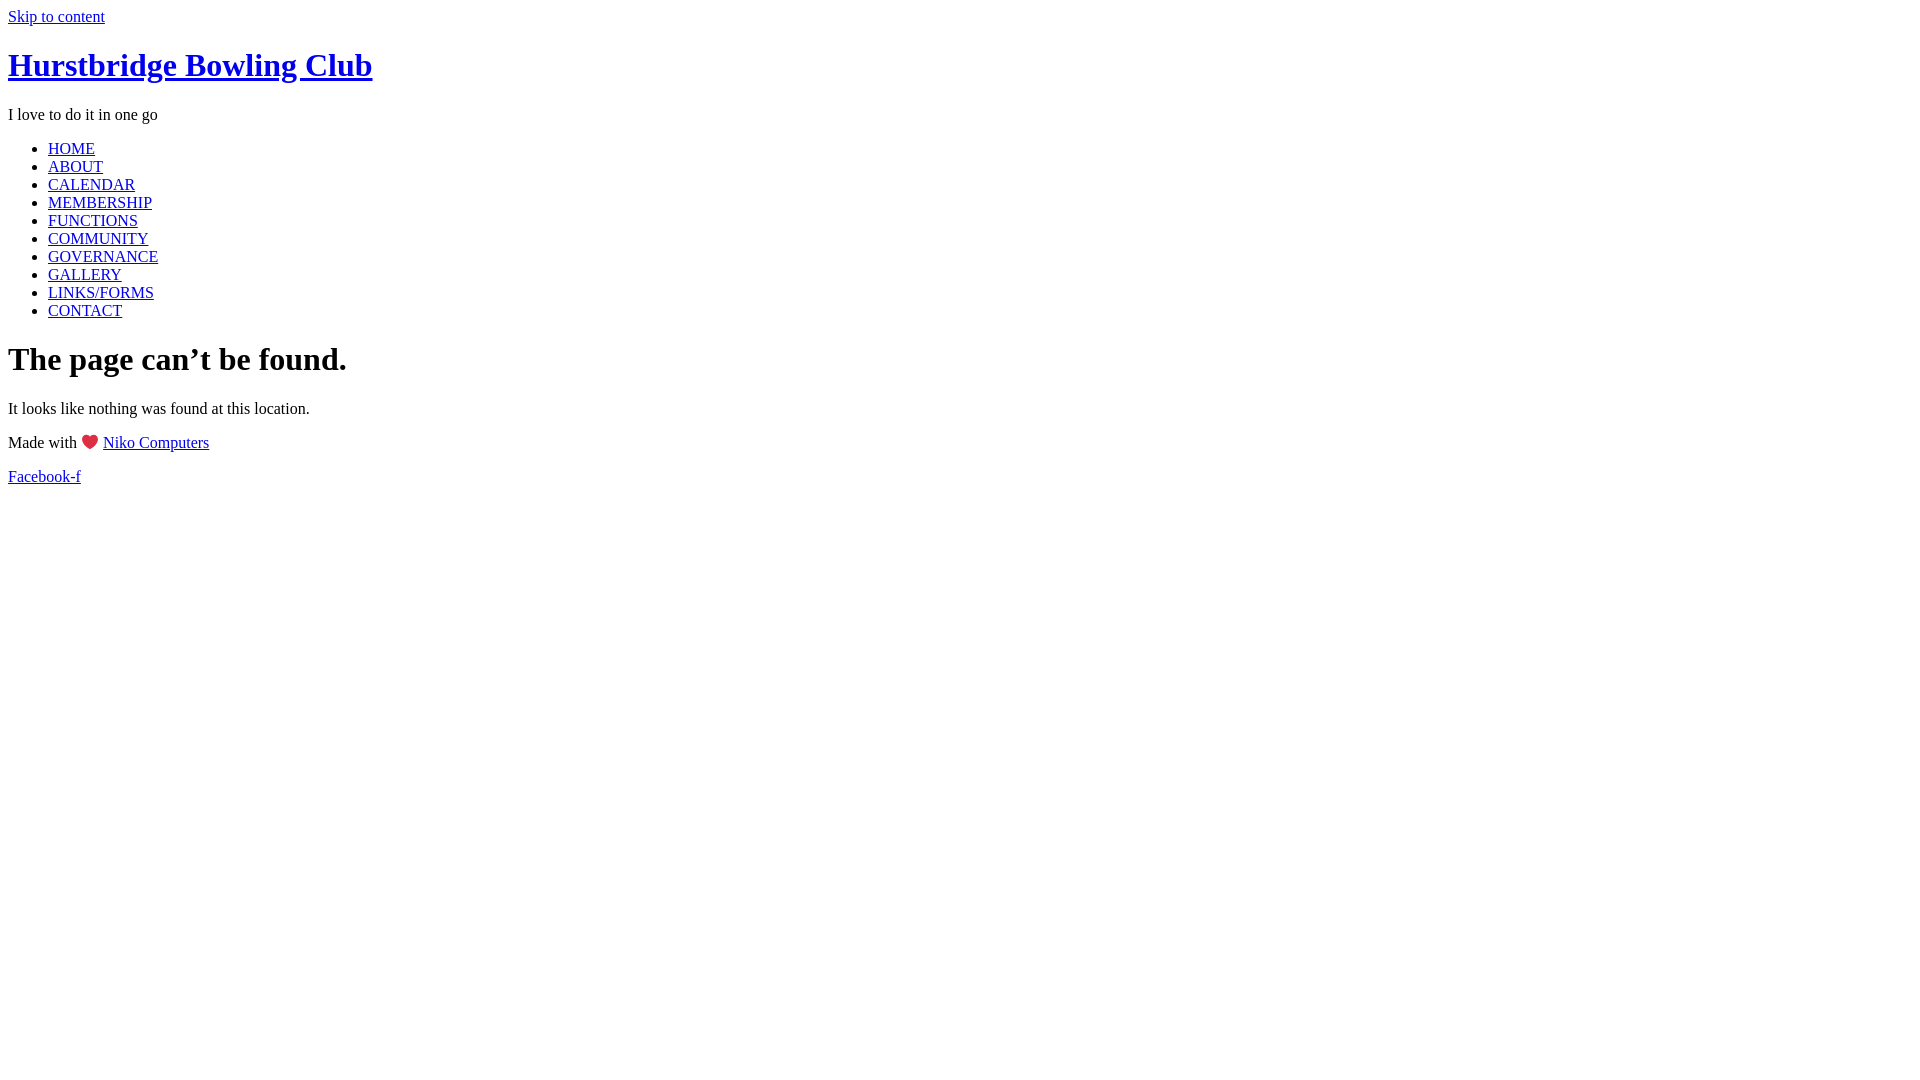 The width and height of the screenshot is (1920, 1080). Describe the element at coordinates (101, 255) in the screenshot. I see `'GOVERNANCE'` at that location.